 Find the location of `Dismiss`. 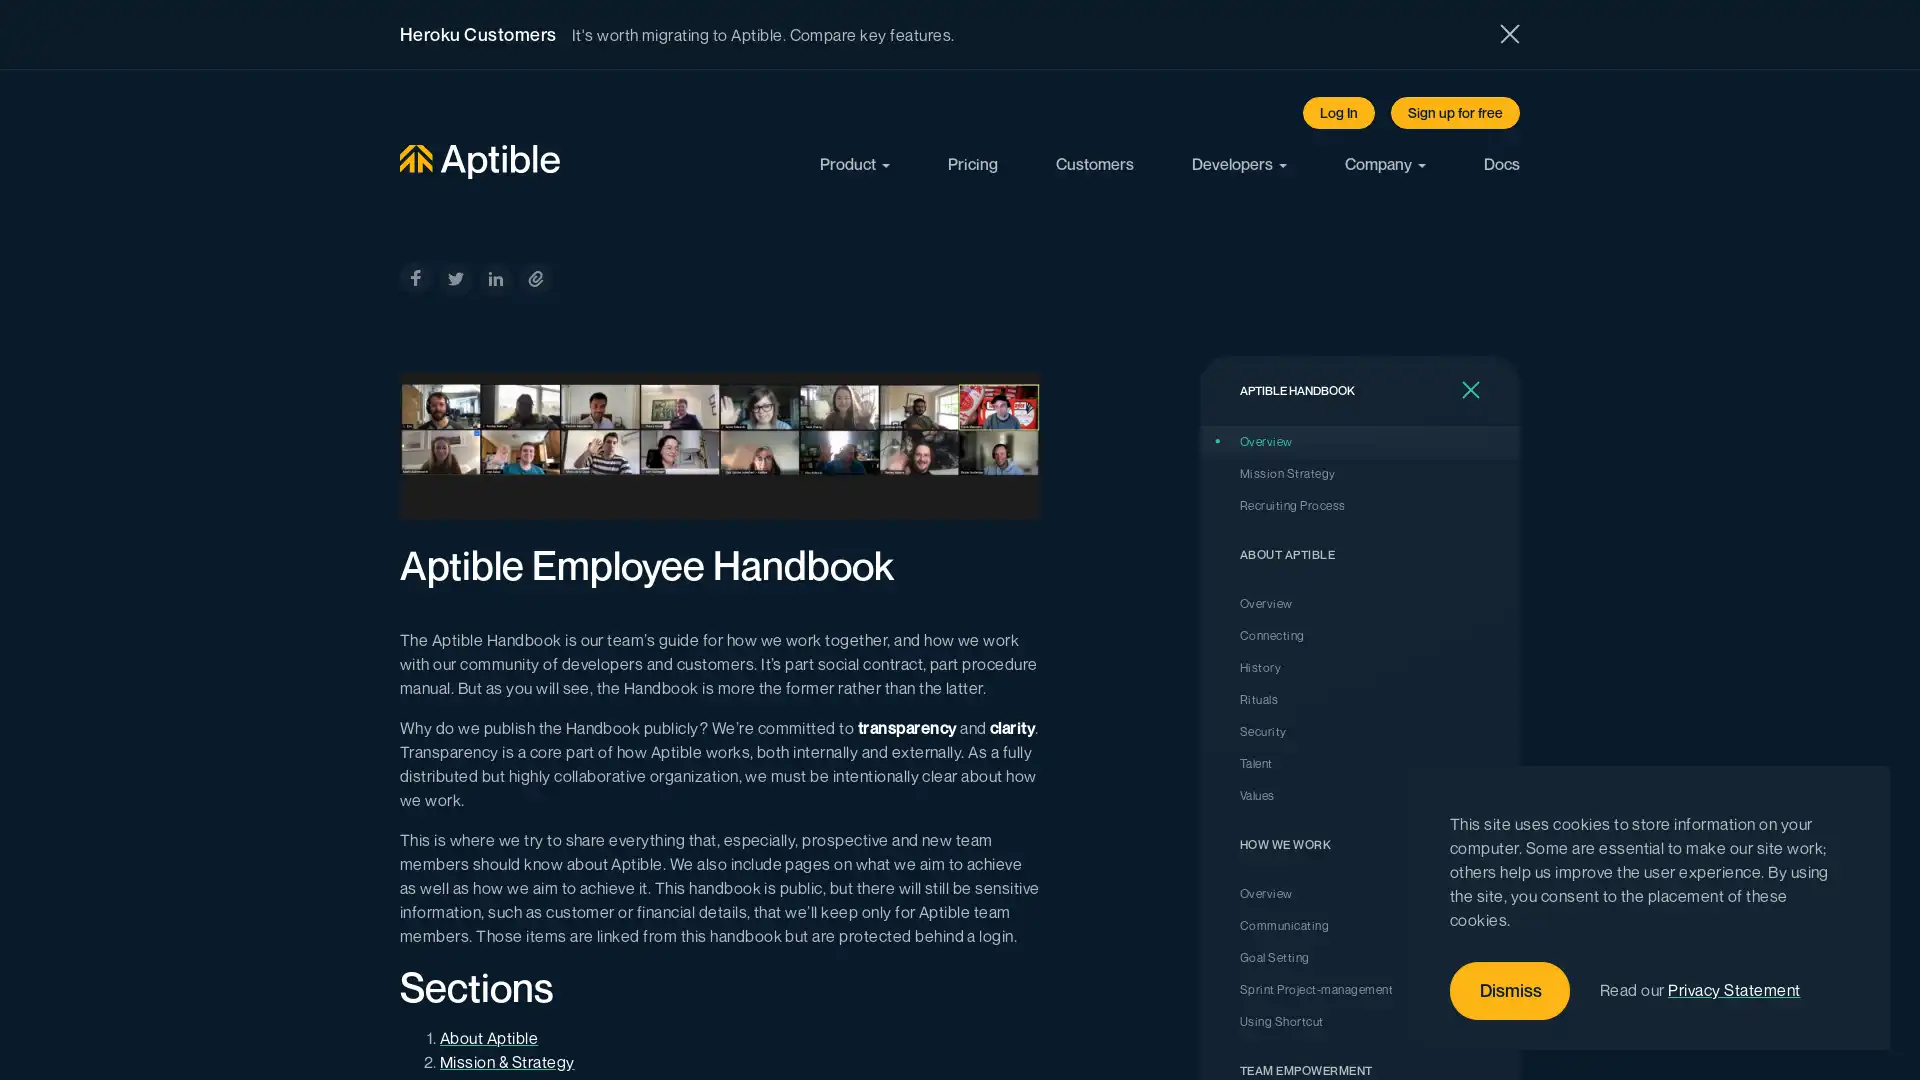

Dismiss is located at coordinates (1510, 991).